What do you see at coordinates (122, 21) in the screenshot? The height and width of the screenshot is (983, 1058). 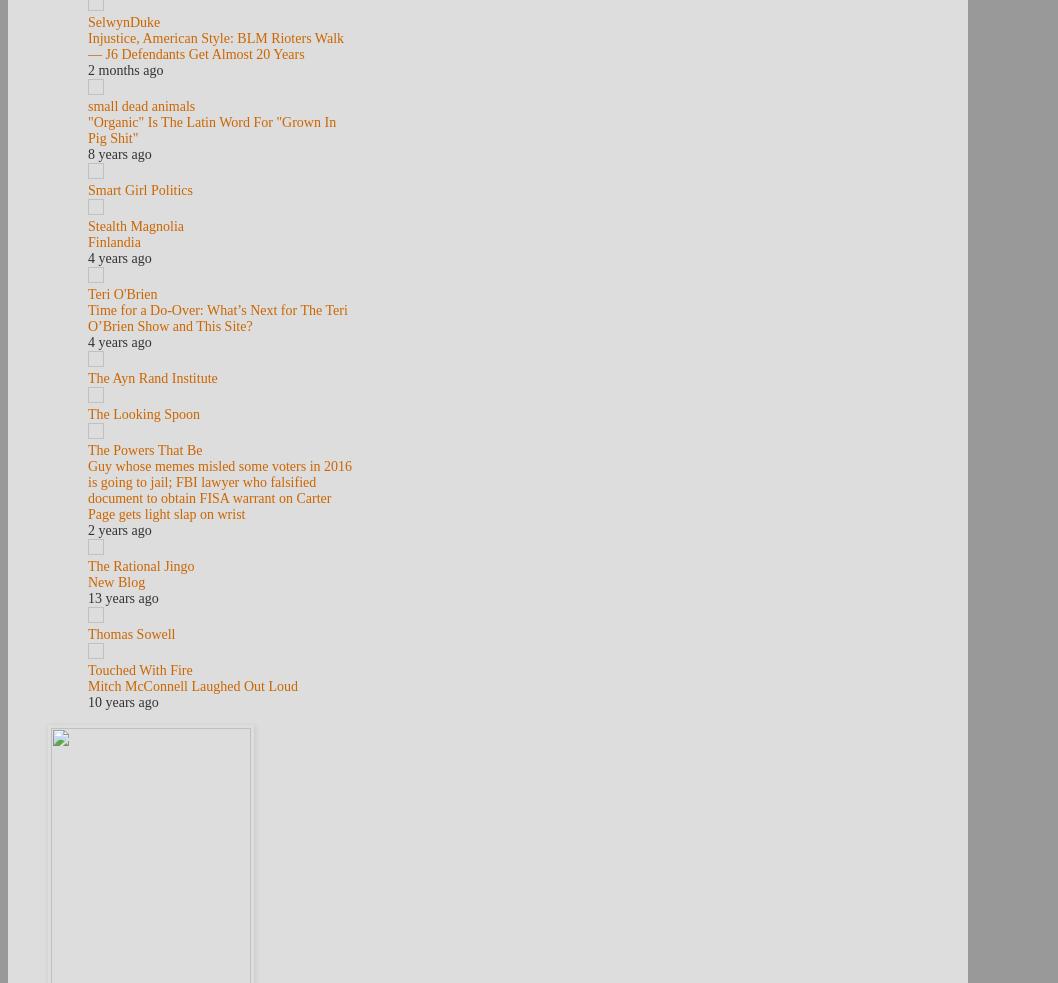 I see `'SelwynDuke'` at bounding box center [122, 21].